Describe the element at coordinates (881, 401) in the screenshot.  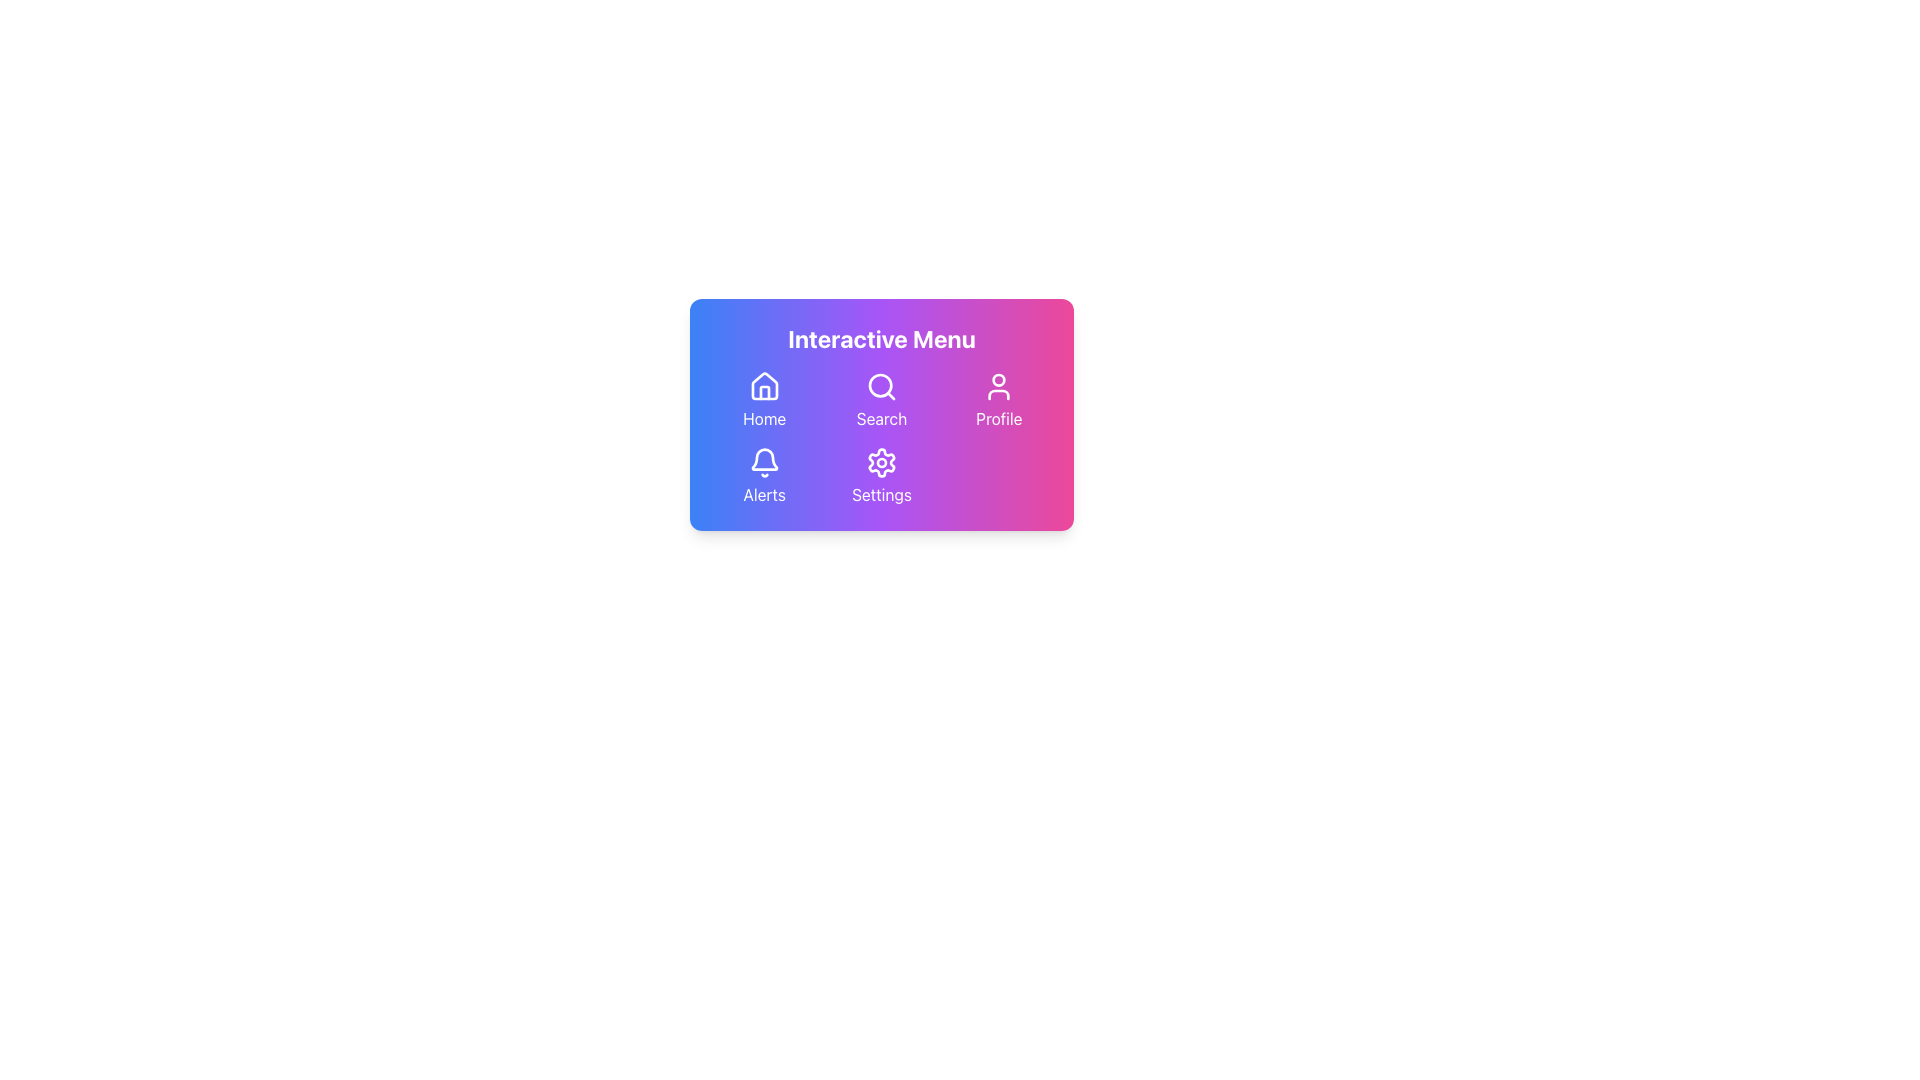
I see `the second button in the three-column grid layout to initiate a search action` at that location.